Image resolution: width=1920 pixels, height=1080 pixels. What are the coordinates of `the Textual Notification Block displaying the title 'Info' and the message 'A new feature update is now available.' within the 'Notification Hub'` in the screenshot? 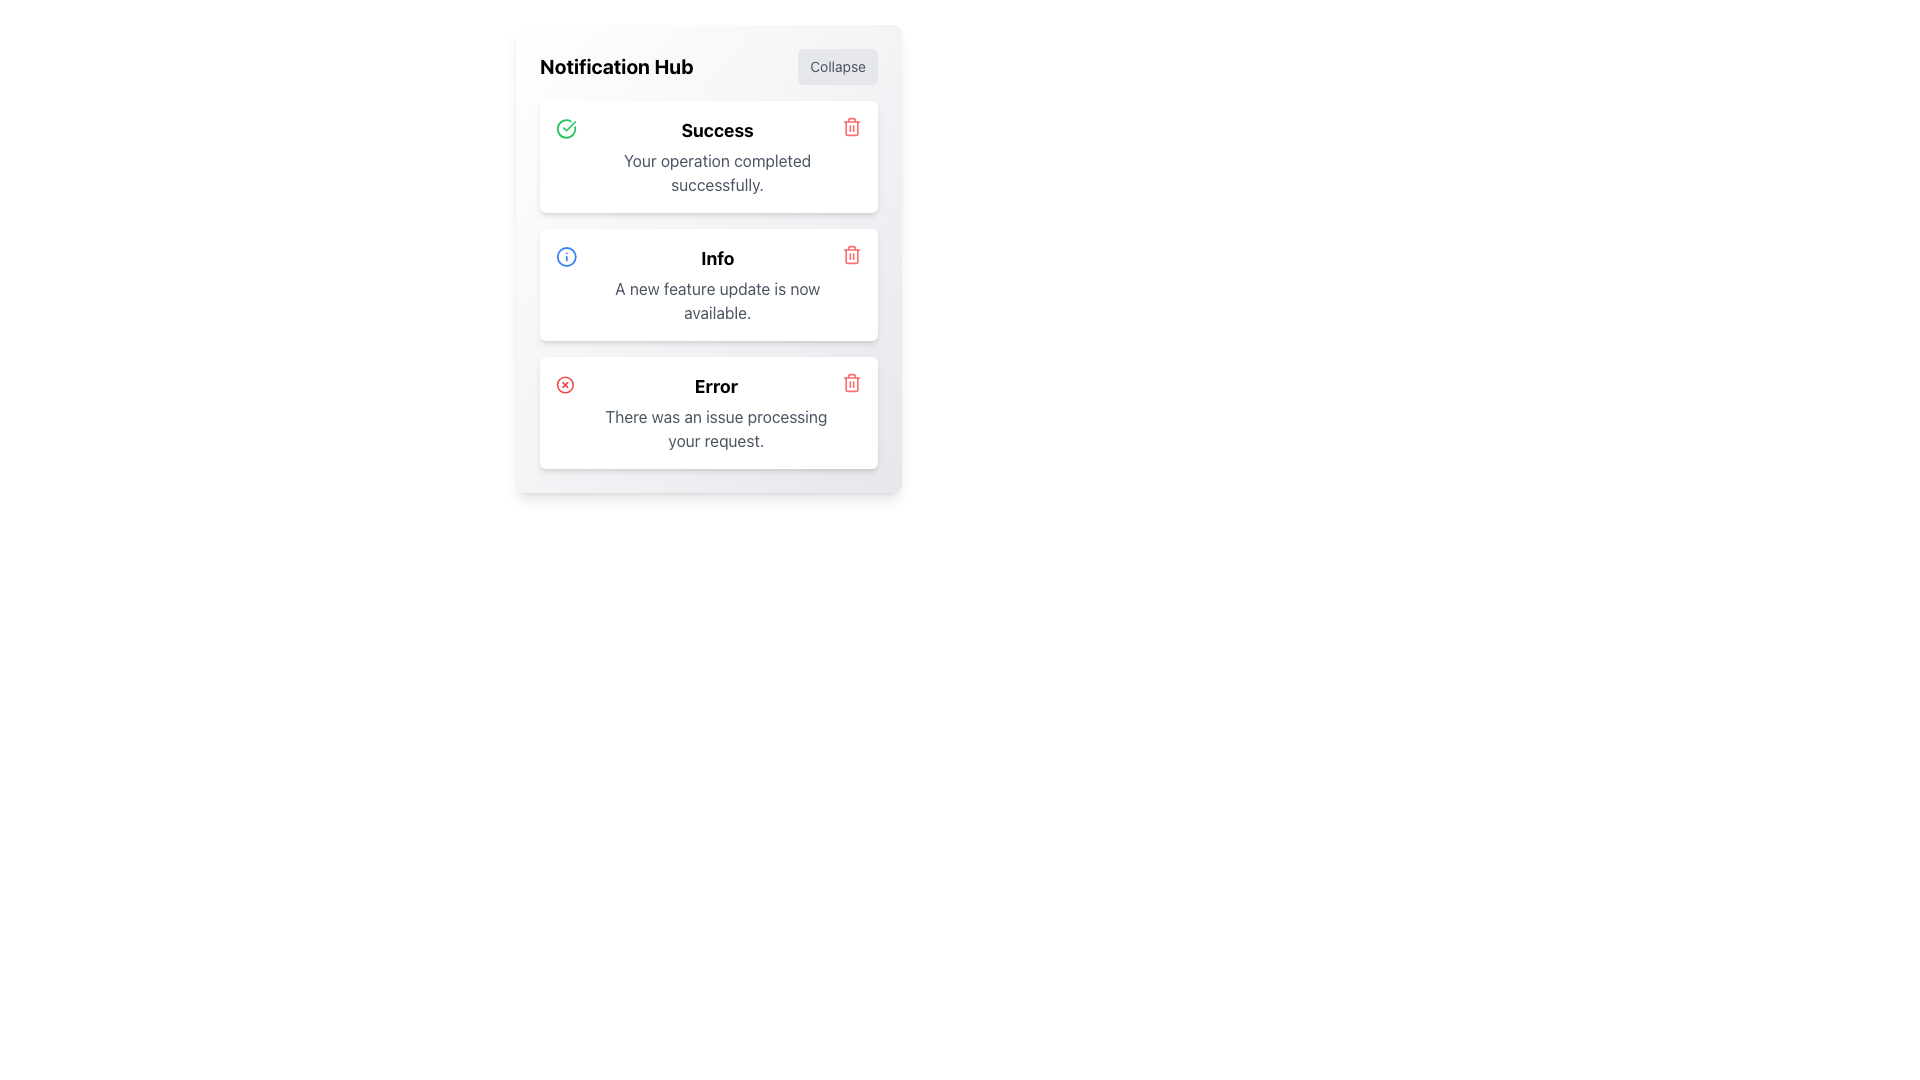 It's located at (717, 285).